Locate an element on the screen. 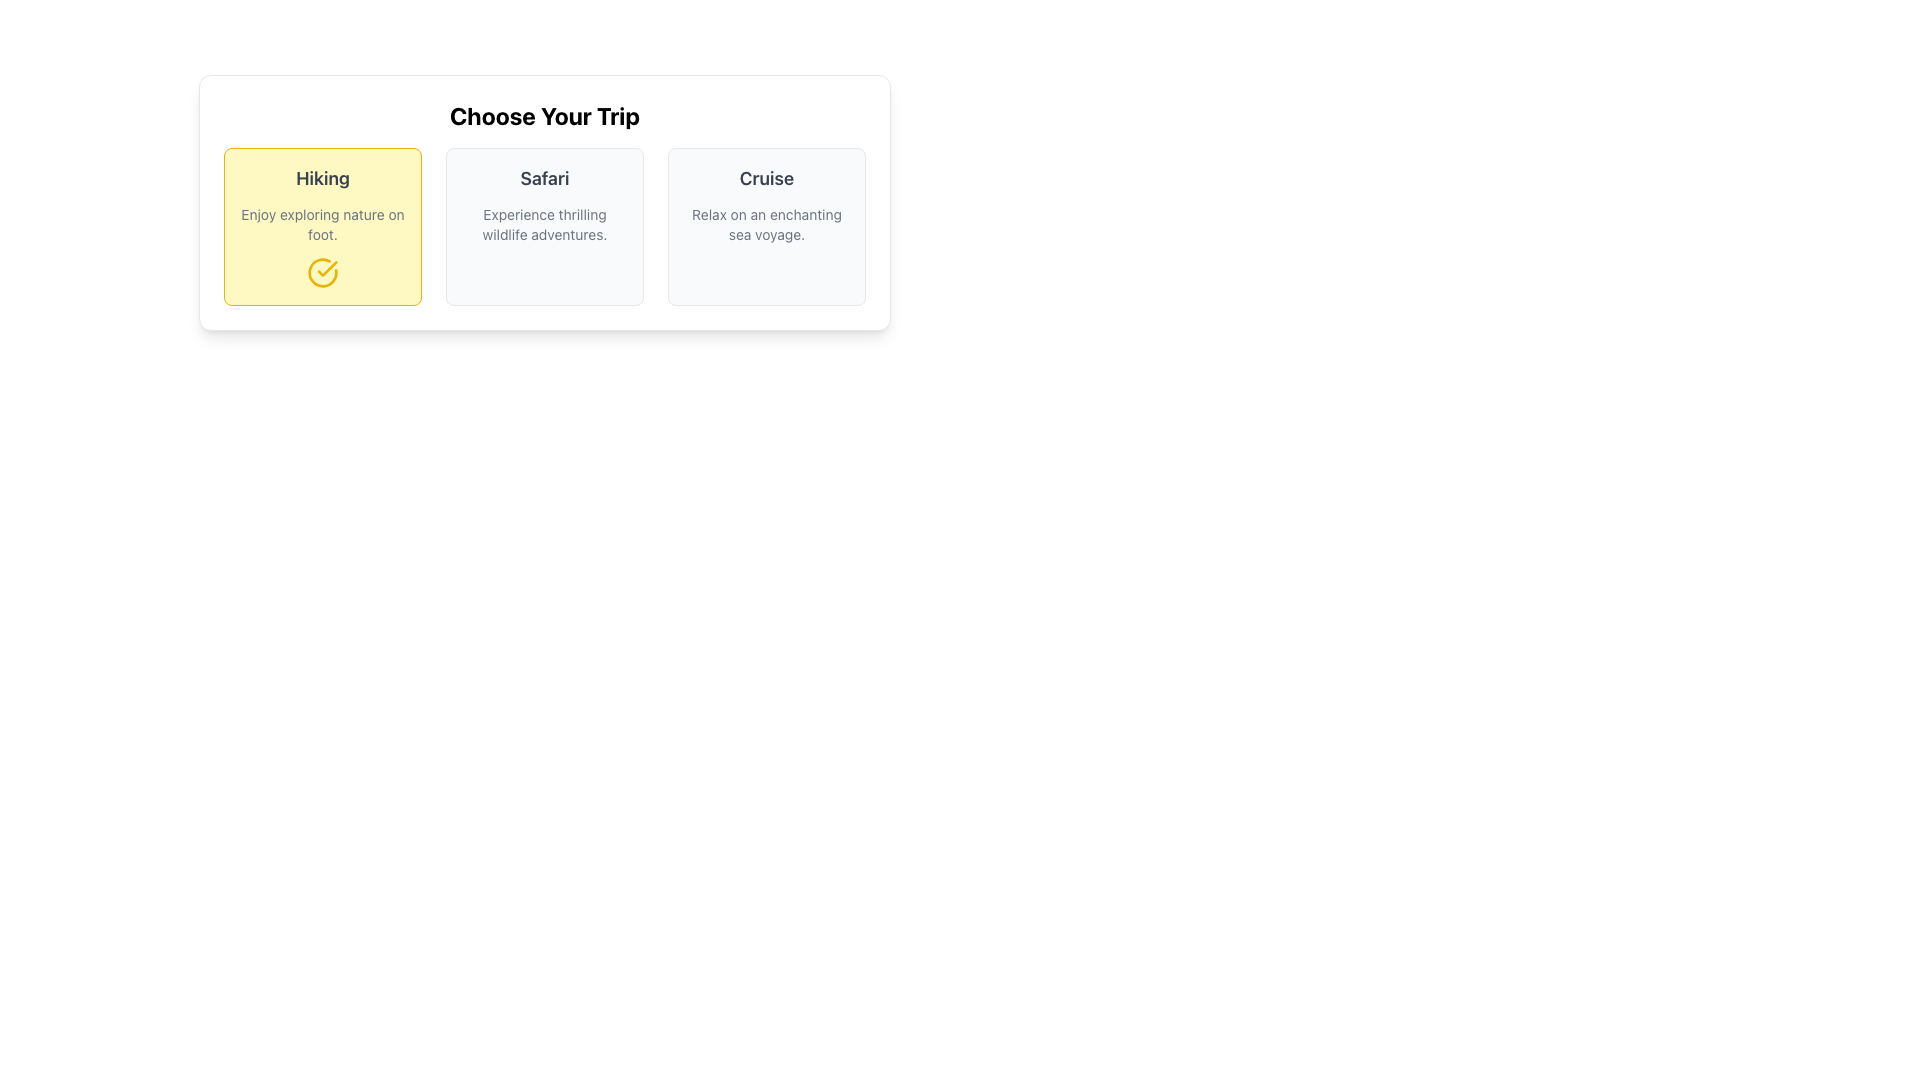  the bolded text label reading 'Hiking', which is located in the upper-central portion of the yellow-highlighted card is located at coordinates (322, 177).